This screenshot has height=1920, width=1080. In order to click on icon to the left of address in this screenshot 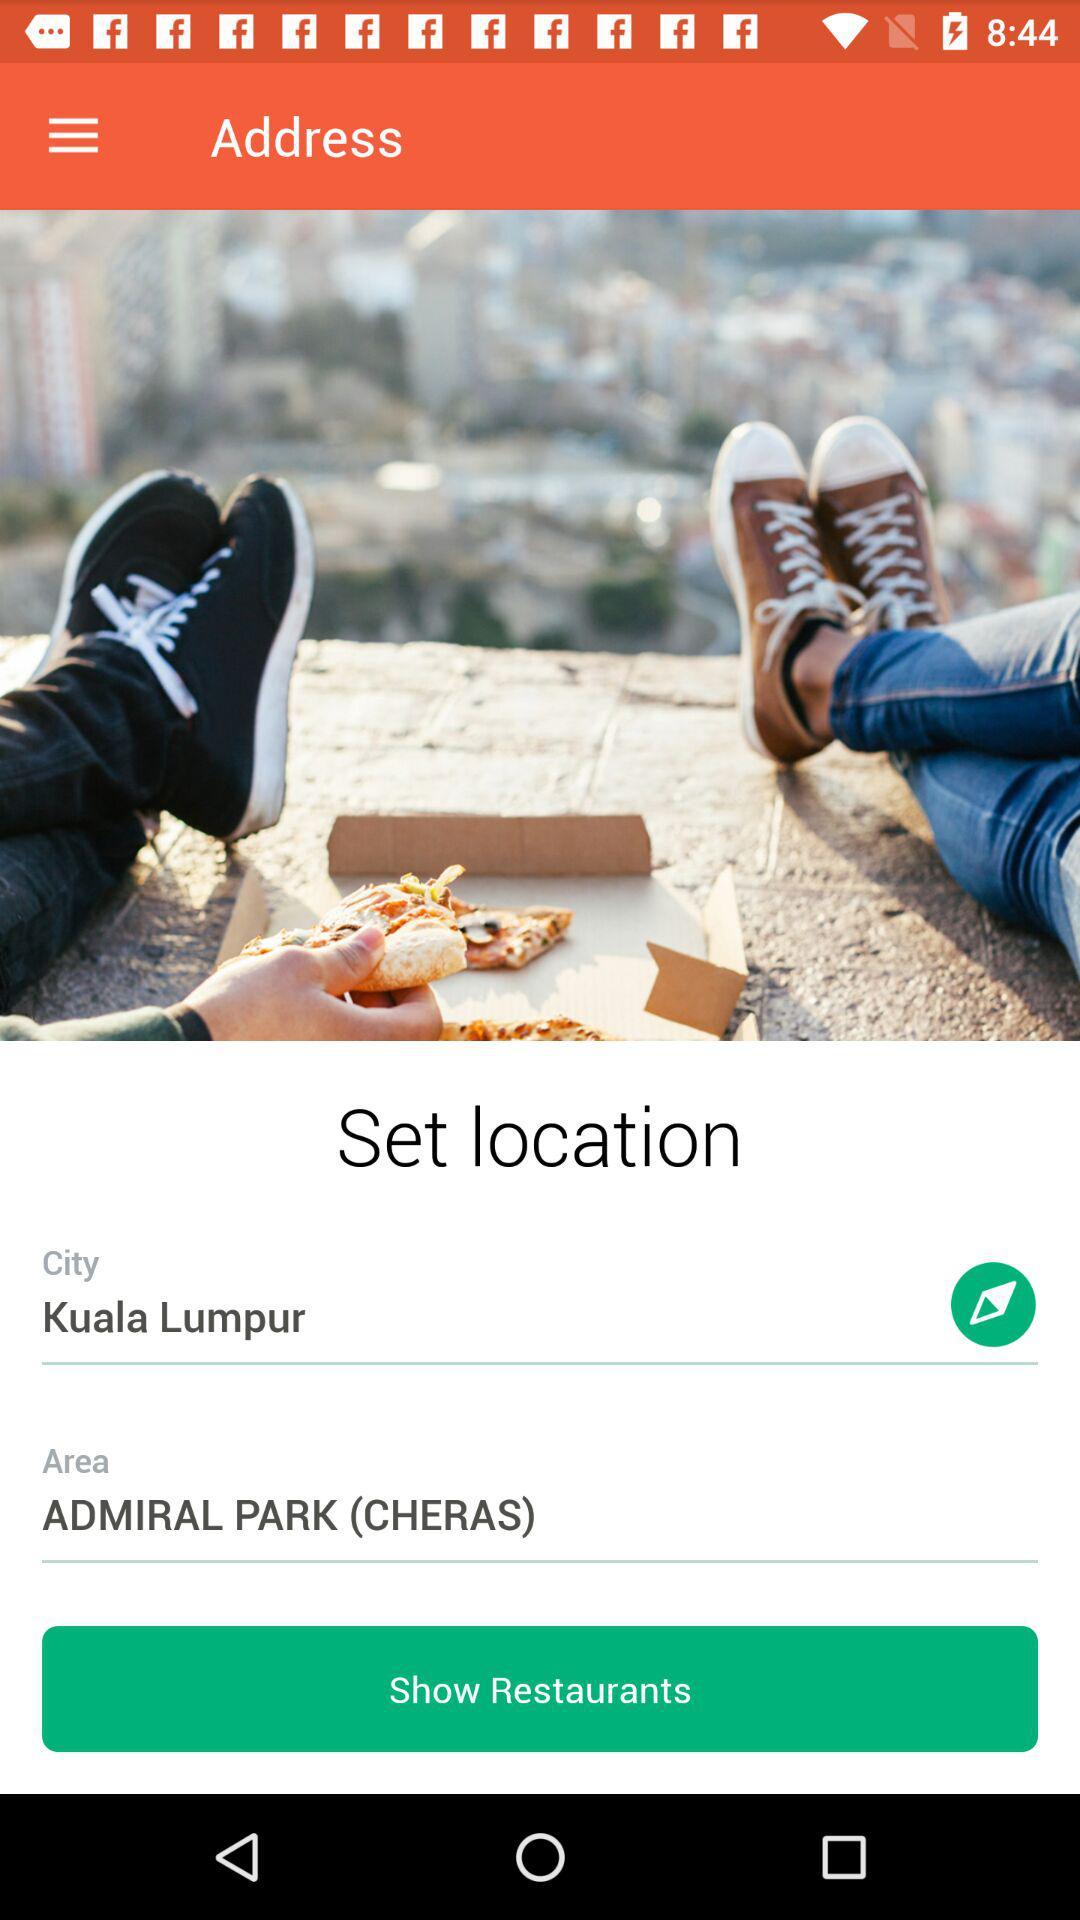, I will do `click(72, 135)`.